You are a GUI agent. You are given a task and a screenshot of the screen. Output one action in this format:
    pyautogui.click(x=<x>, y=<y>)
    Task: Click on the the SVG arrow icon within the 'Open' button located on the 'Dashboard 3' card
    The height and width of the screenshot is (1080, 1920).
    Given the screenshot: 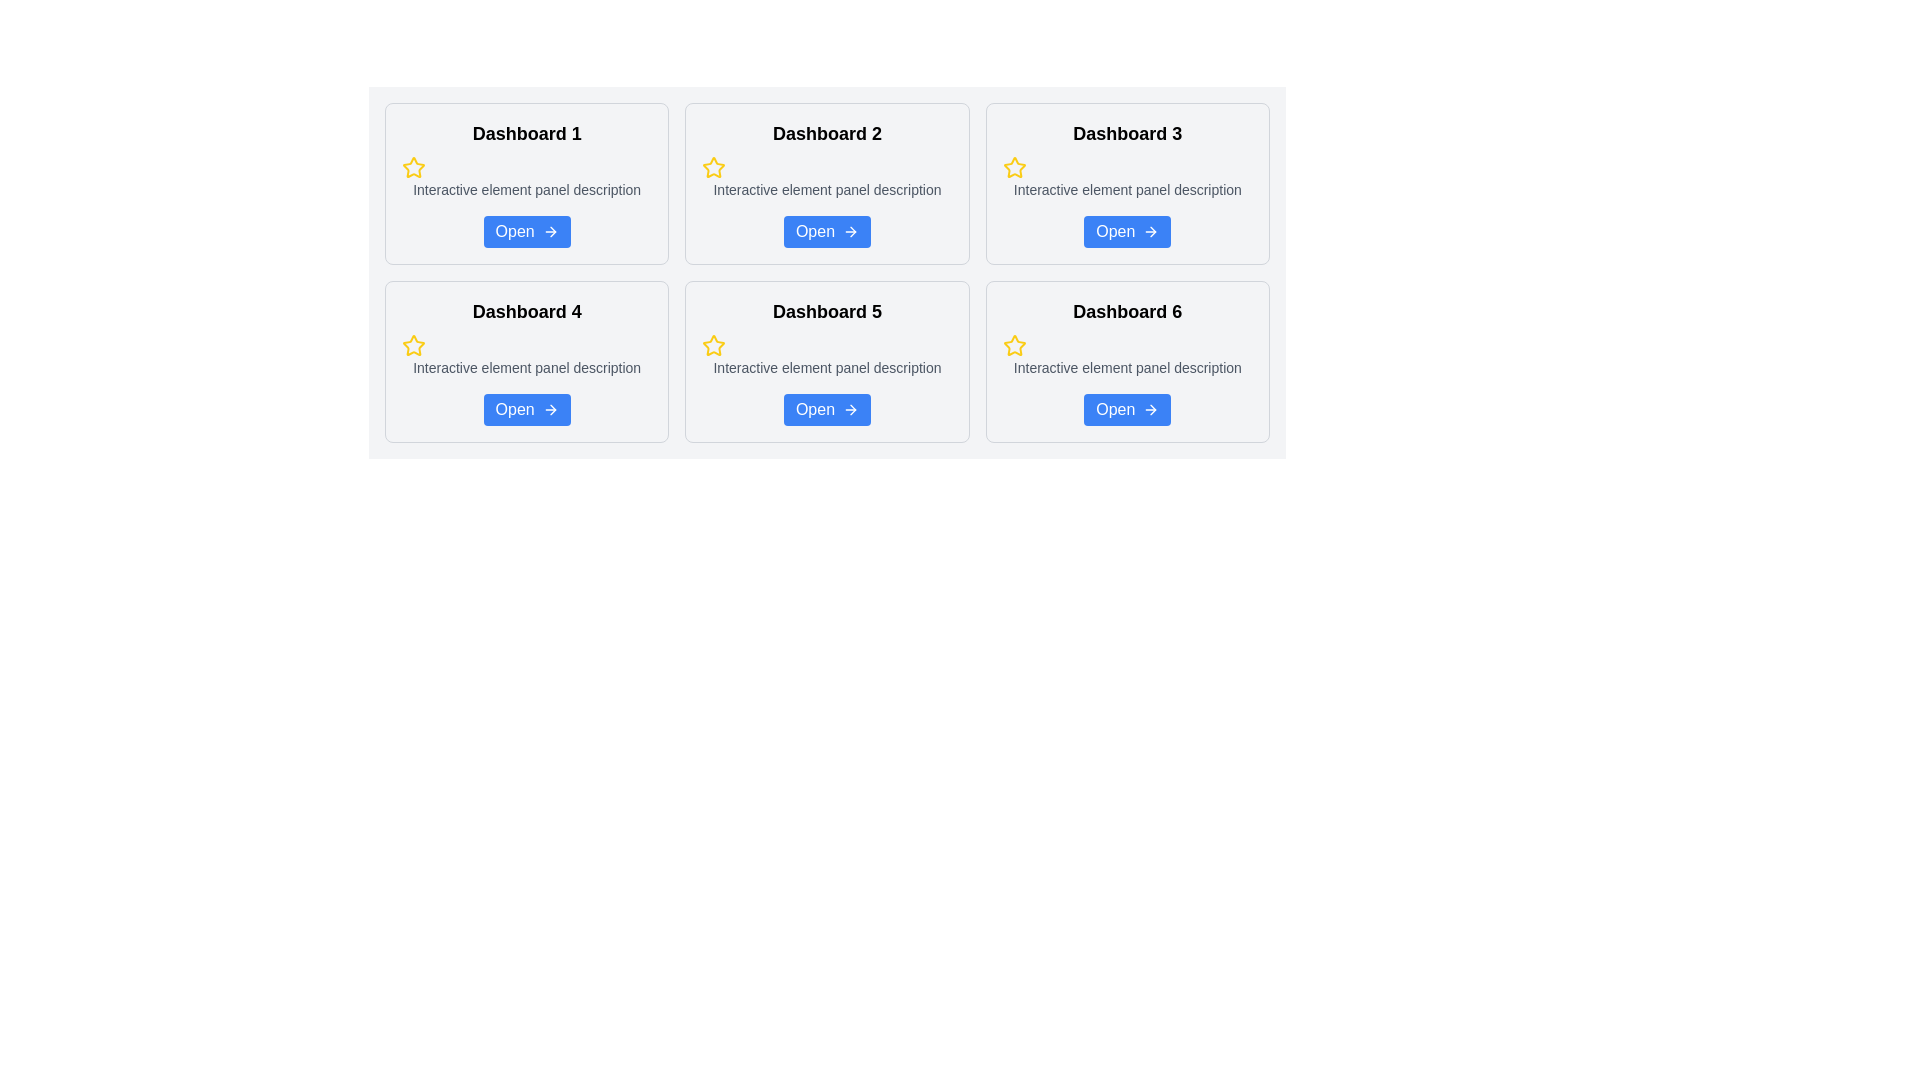 What is the action you would take?
    pyautogui.click(x=1152, y=230)
    